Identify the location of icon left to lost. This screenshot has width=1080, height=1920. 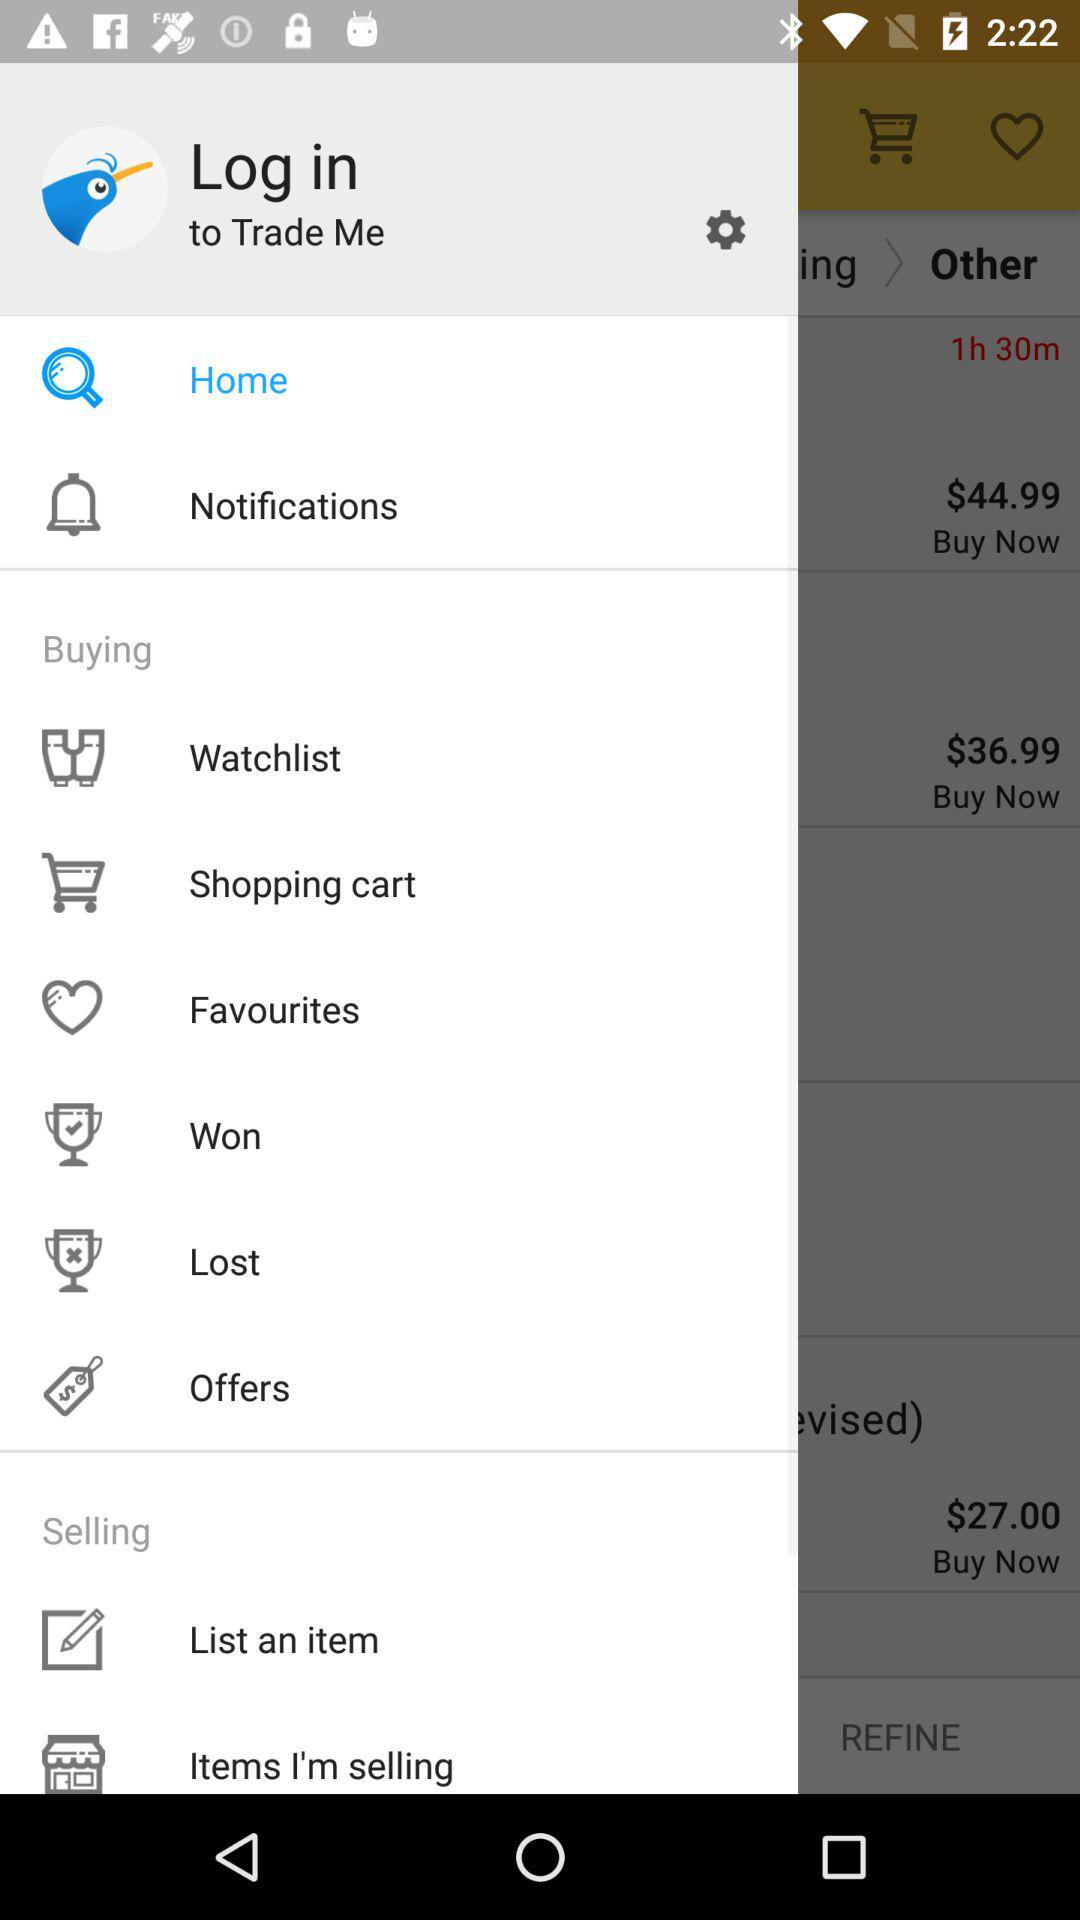
(72, 1259).